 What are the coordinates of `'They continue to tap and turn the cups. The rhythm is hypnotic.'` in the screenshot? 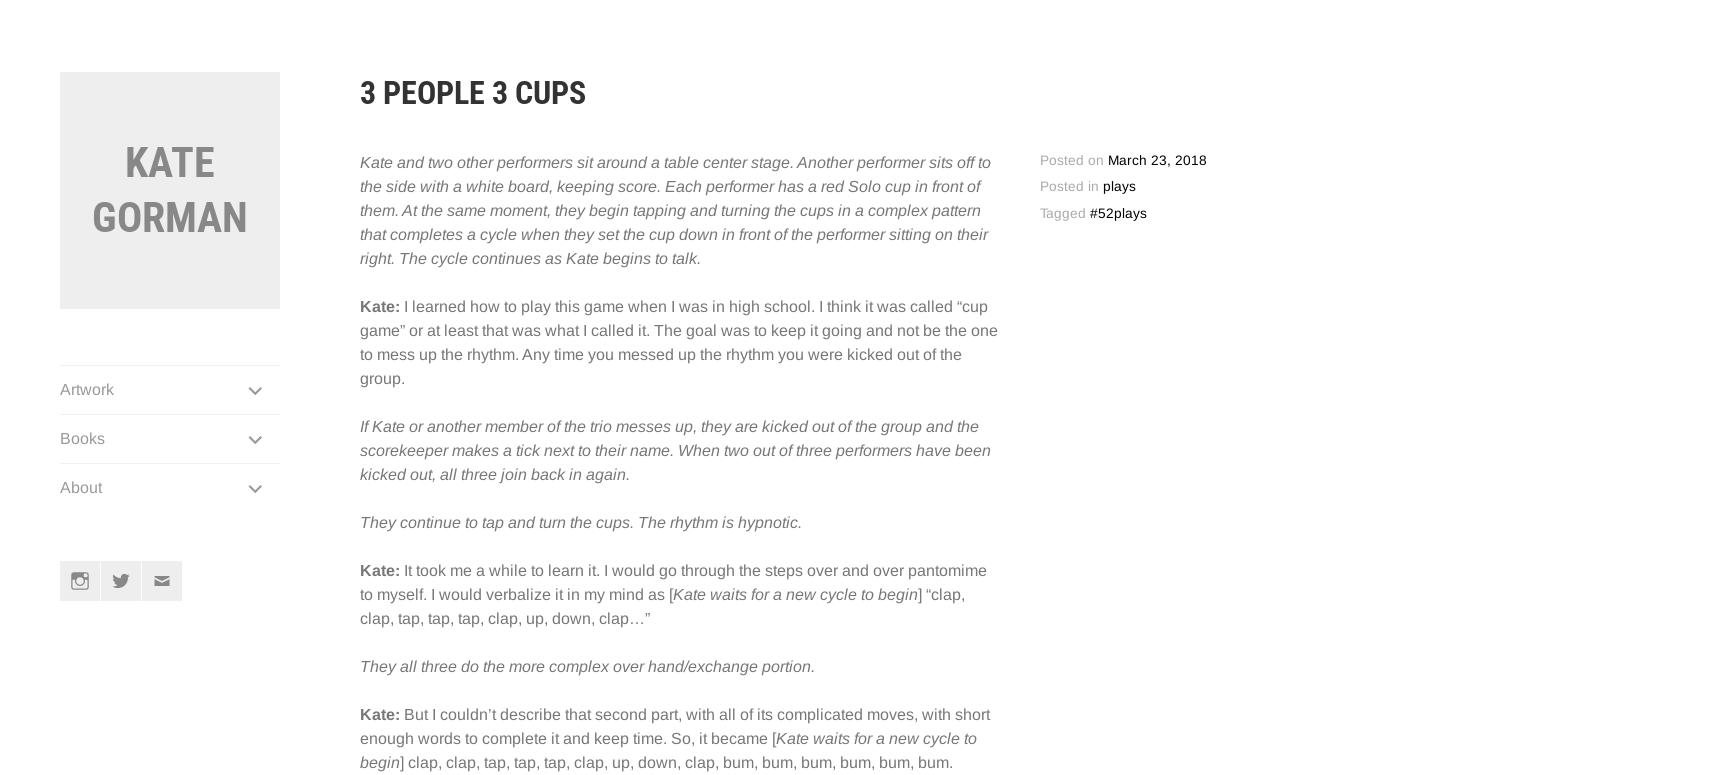 It's located at (580, 521).